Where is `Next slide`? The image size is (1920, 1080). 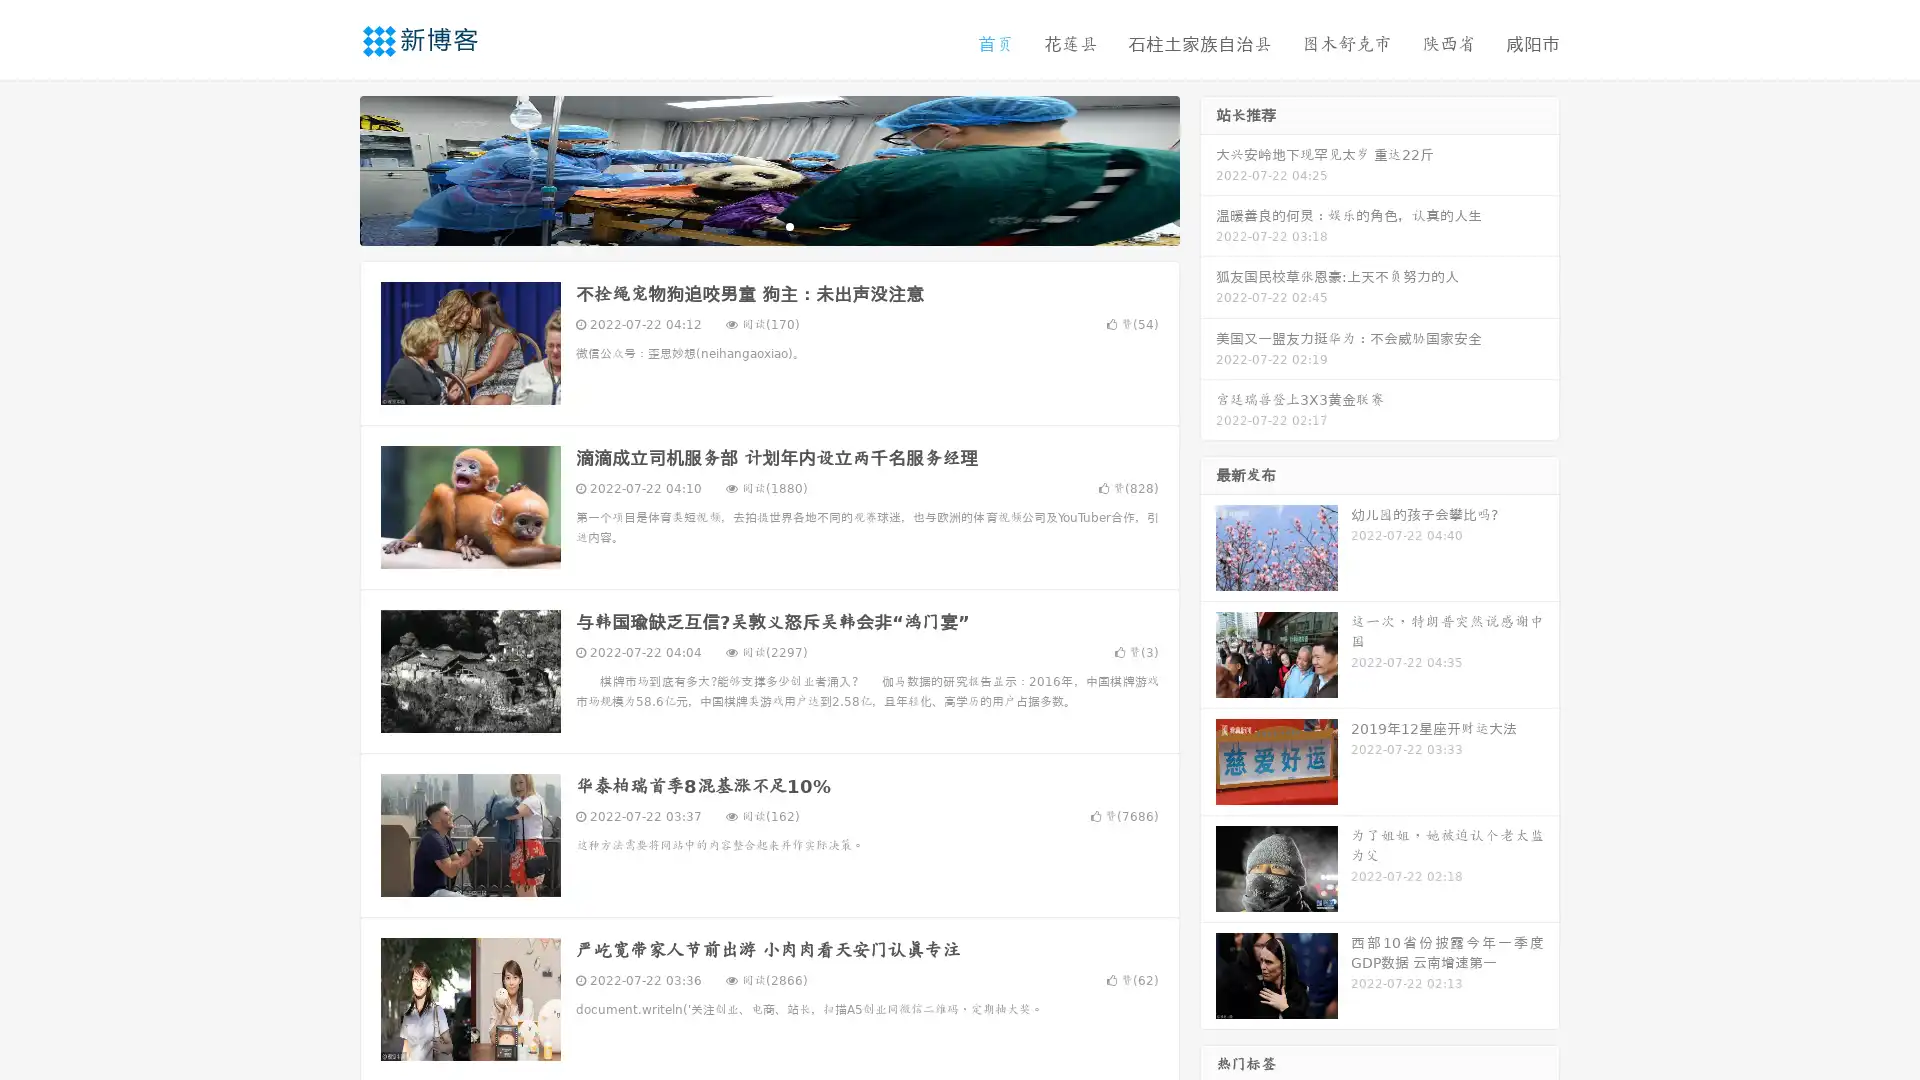
Next slide is located at coordinates (1208, 168).